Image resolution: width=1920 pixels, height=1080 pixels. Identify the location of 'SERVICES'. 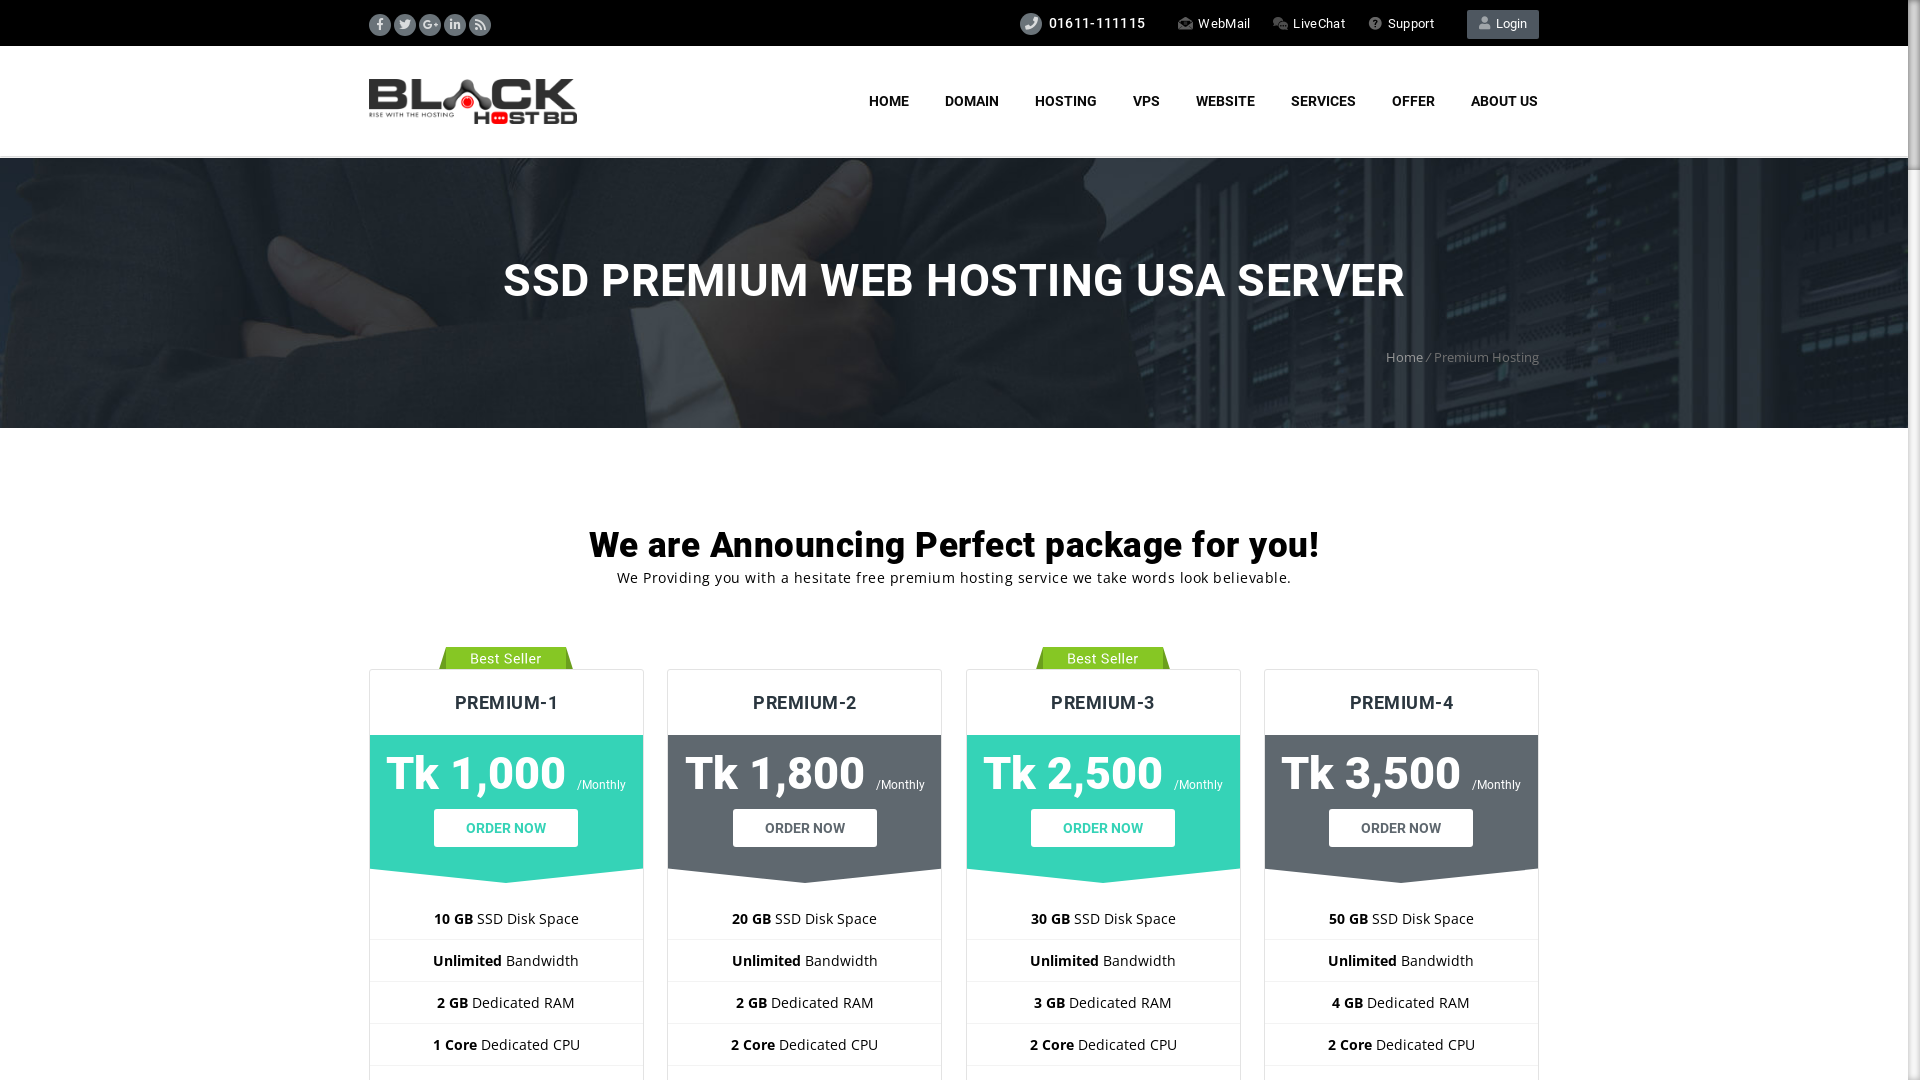
(1323, 101).